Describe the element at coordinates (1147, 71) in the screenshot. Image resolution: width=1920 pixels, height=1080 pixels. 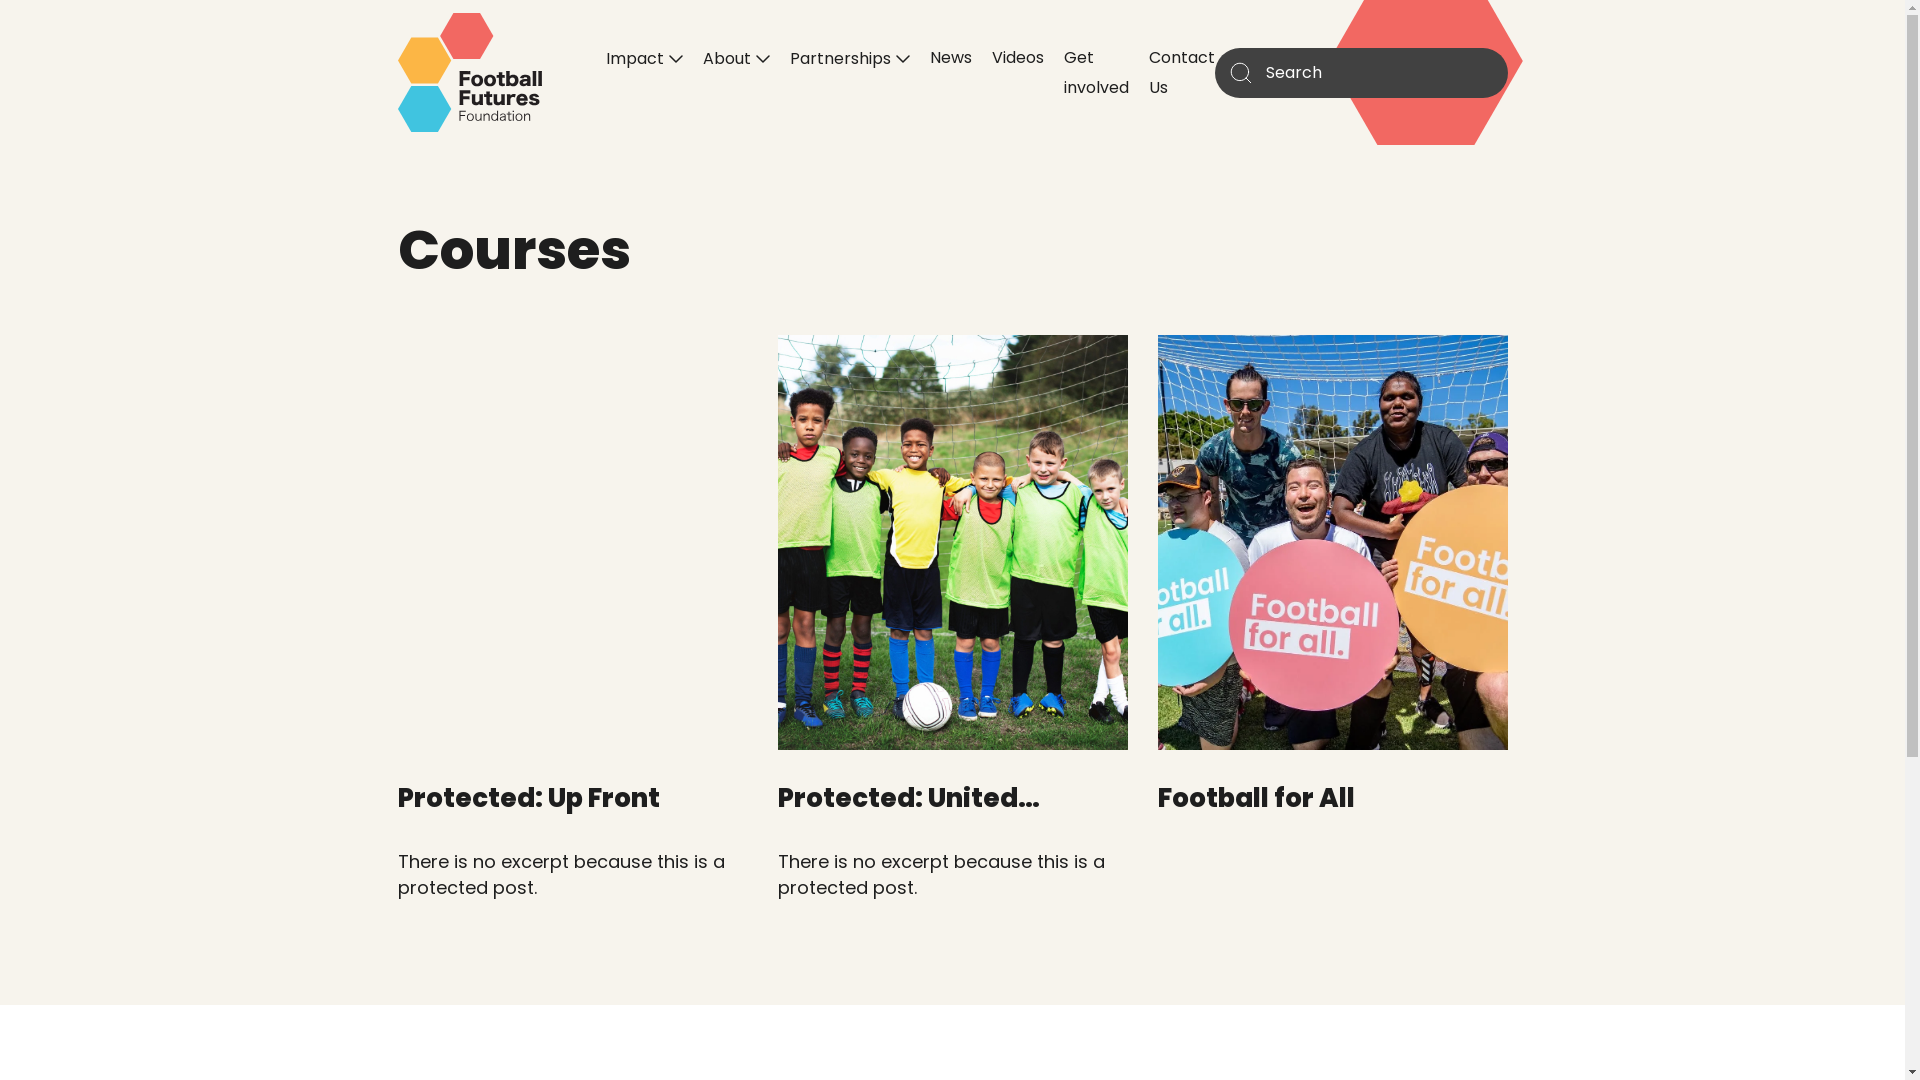
I see `'Contact Us'` at that location.